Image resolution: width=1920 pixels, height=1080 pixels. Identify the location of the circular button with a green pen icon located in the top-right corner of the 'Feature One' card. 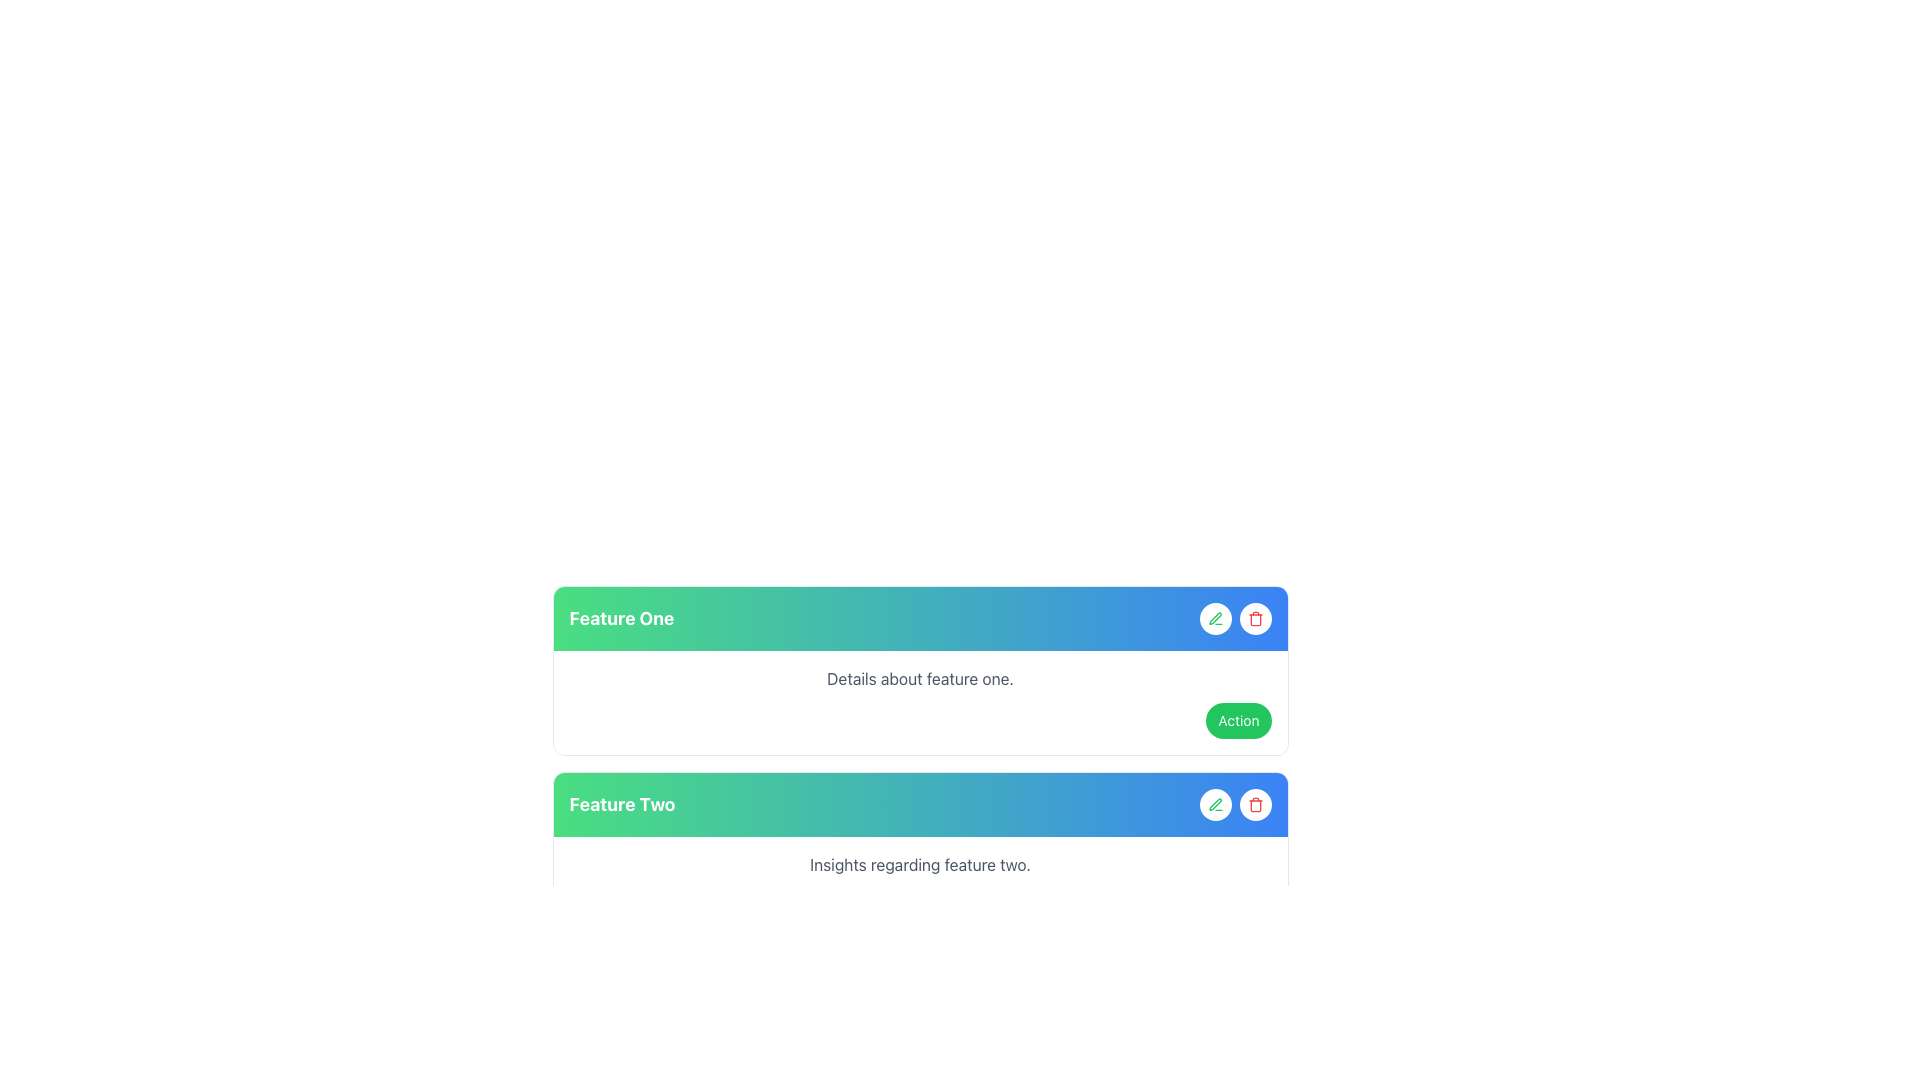
(1214, 617).